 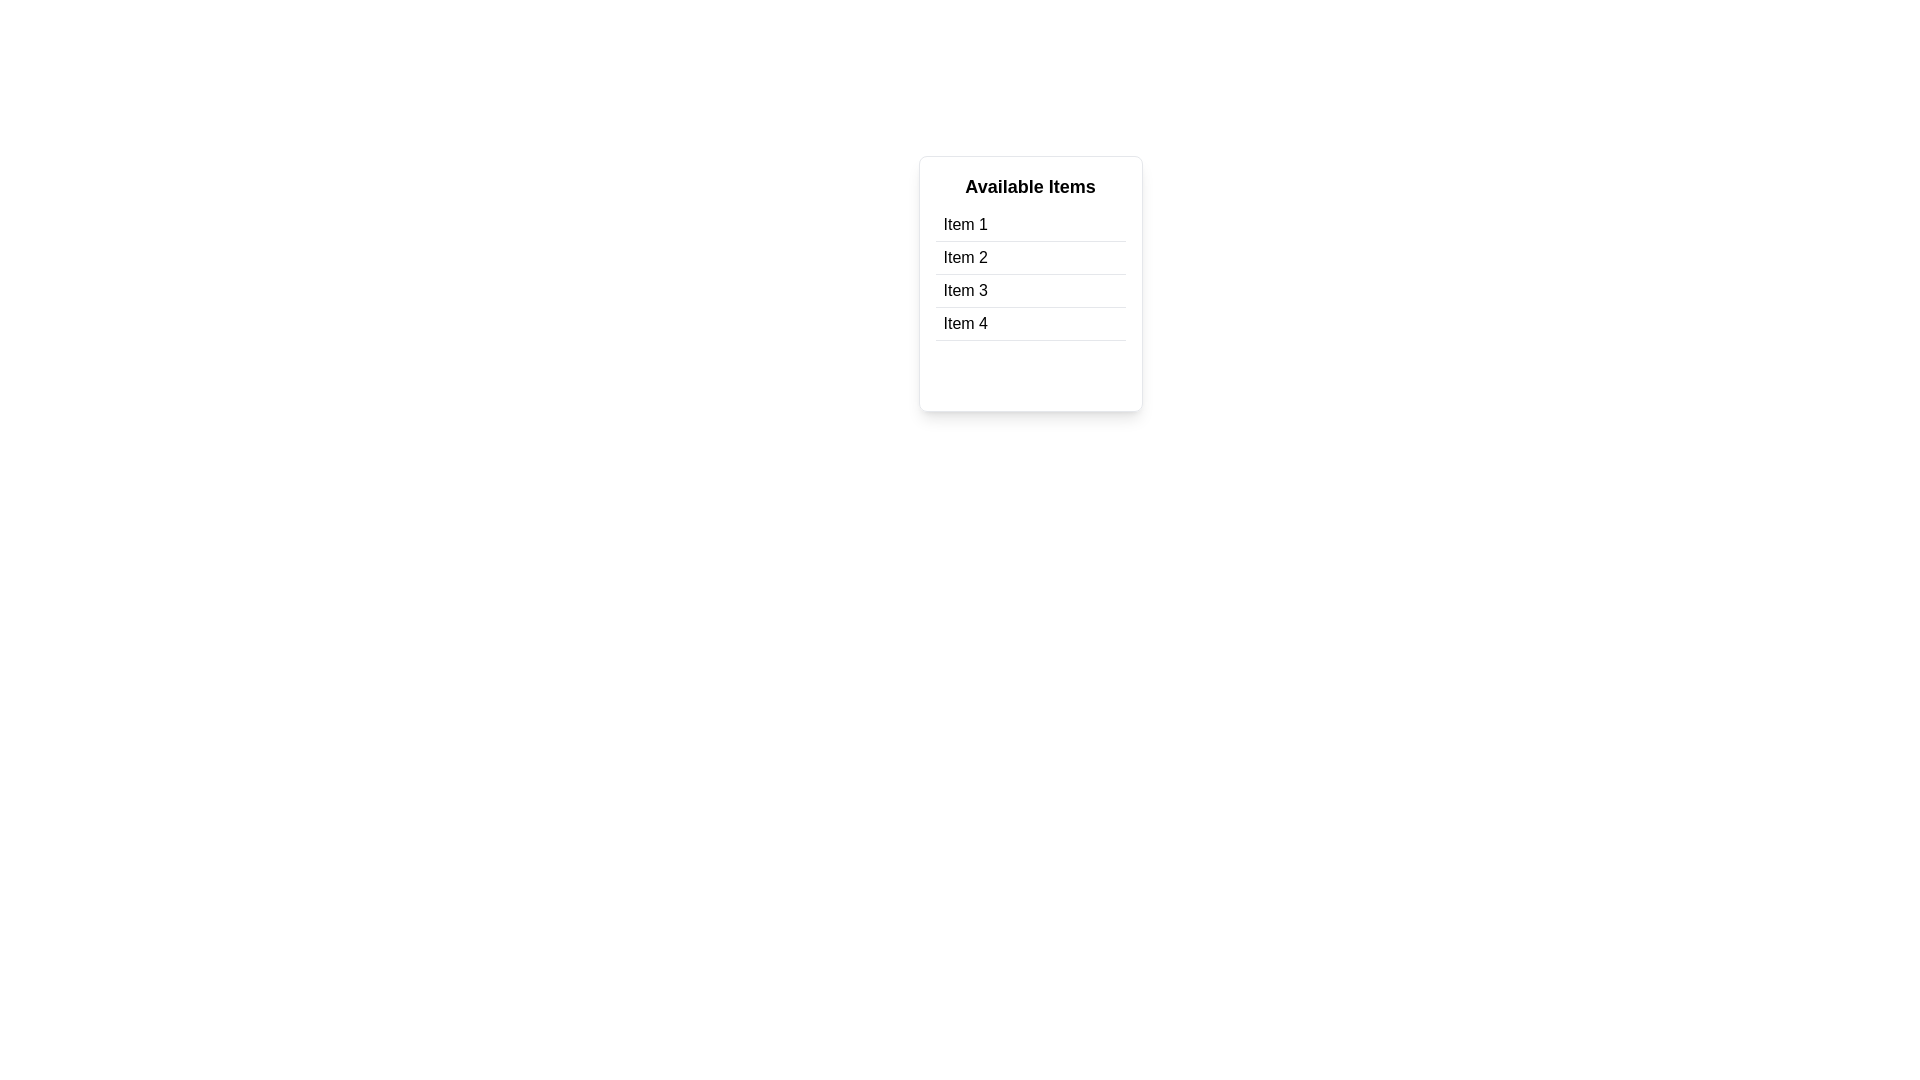 What do you see at coordinates (965, 257) in the screenshot?
I see `the text label displaying 'Item 2', which is the second entry in the list under 'Available Items'` at bounding box center [965, 257].